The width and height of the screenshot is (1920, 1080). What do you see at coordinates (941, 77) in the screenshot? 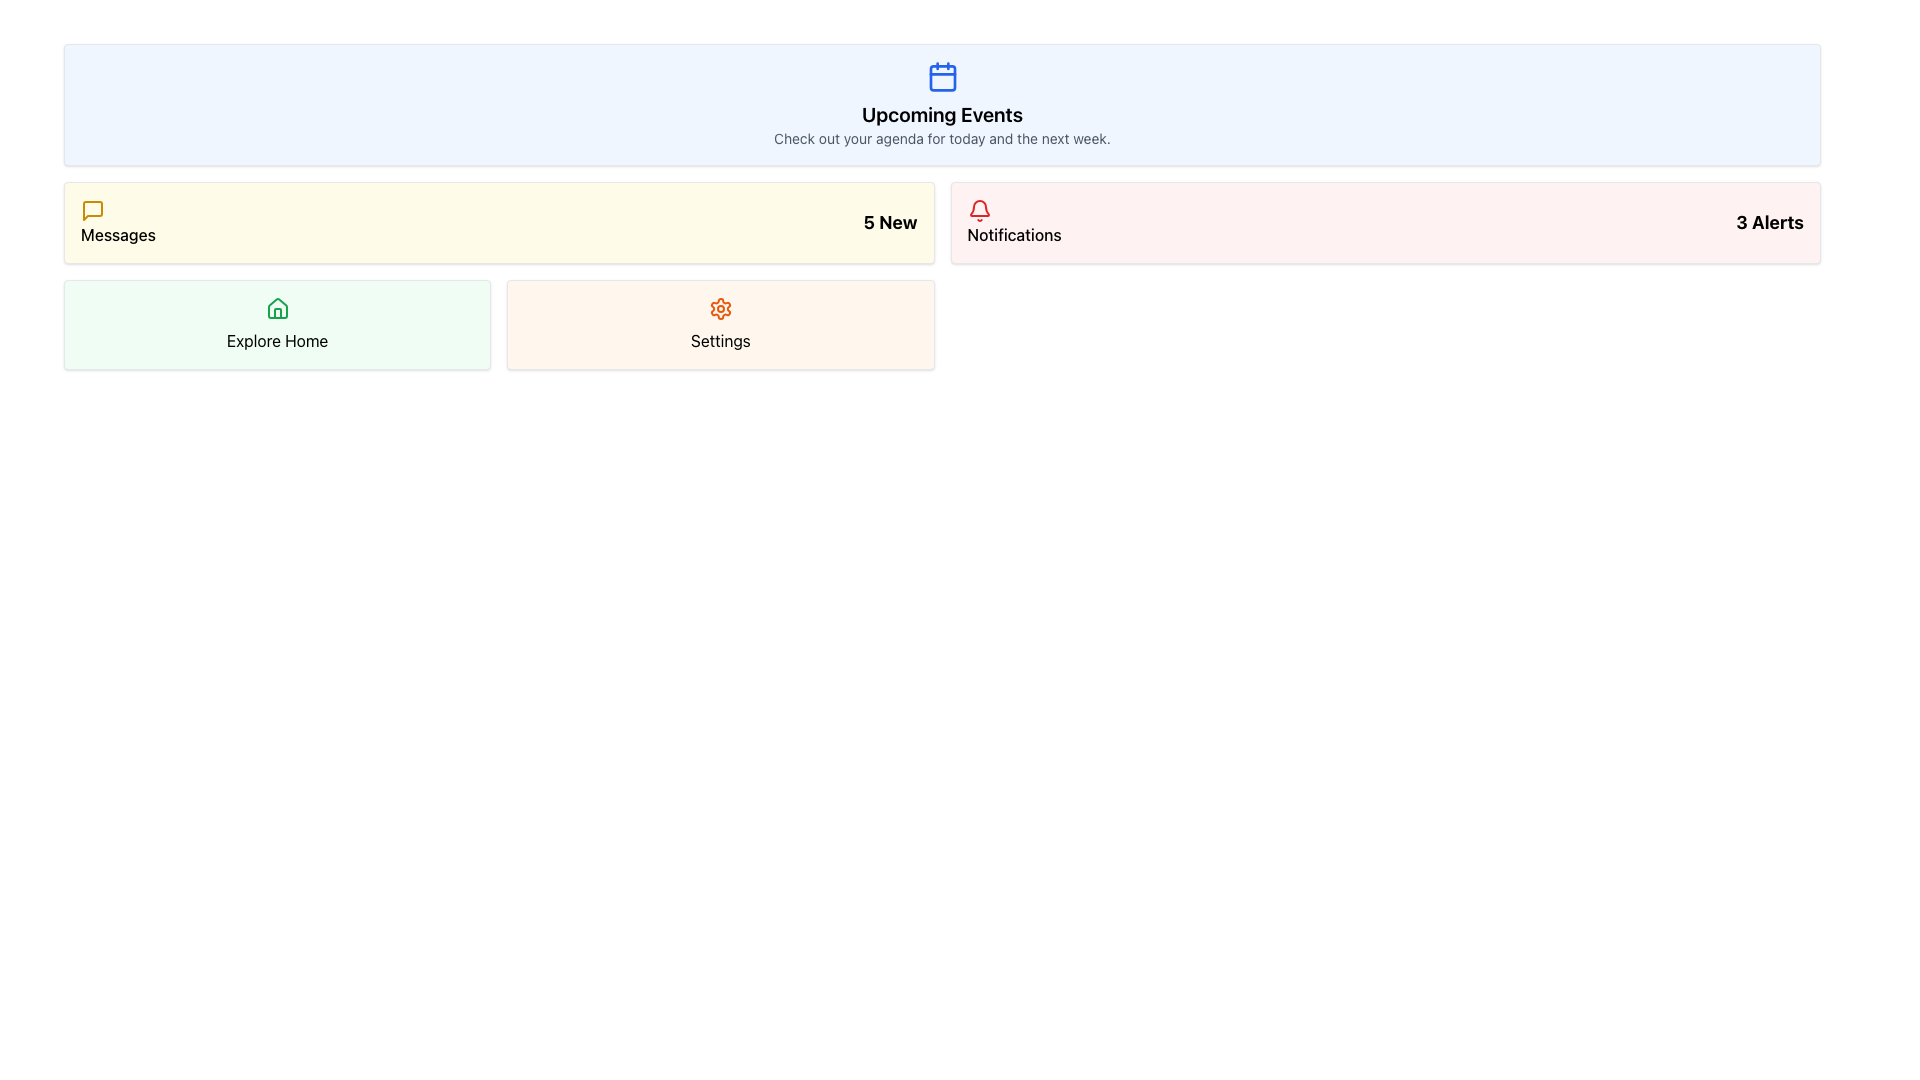
I see `the rectangular block within the calendar icon, which represents the calendar days or events, positioned centrally above the 'Upcoming Events' text` at bounding box center [941, 77].